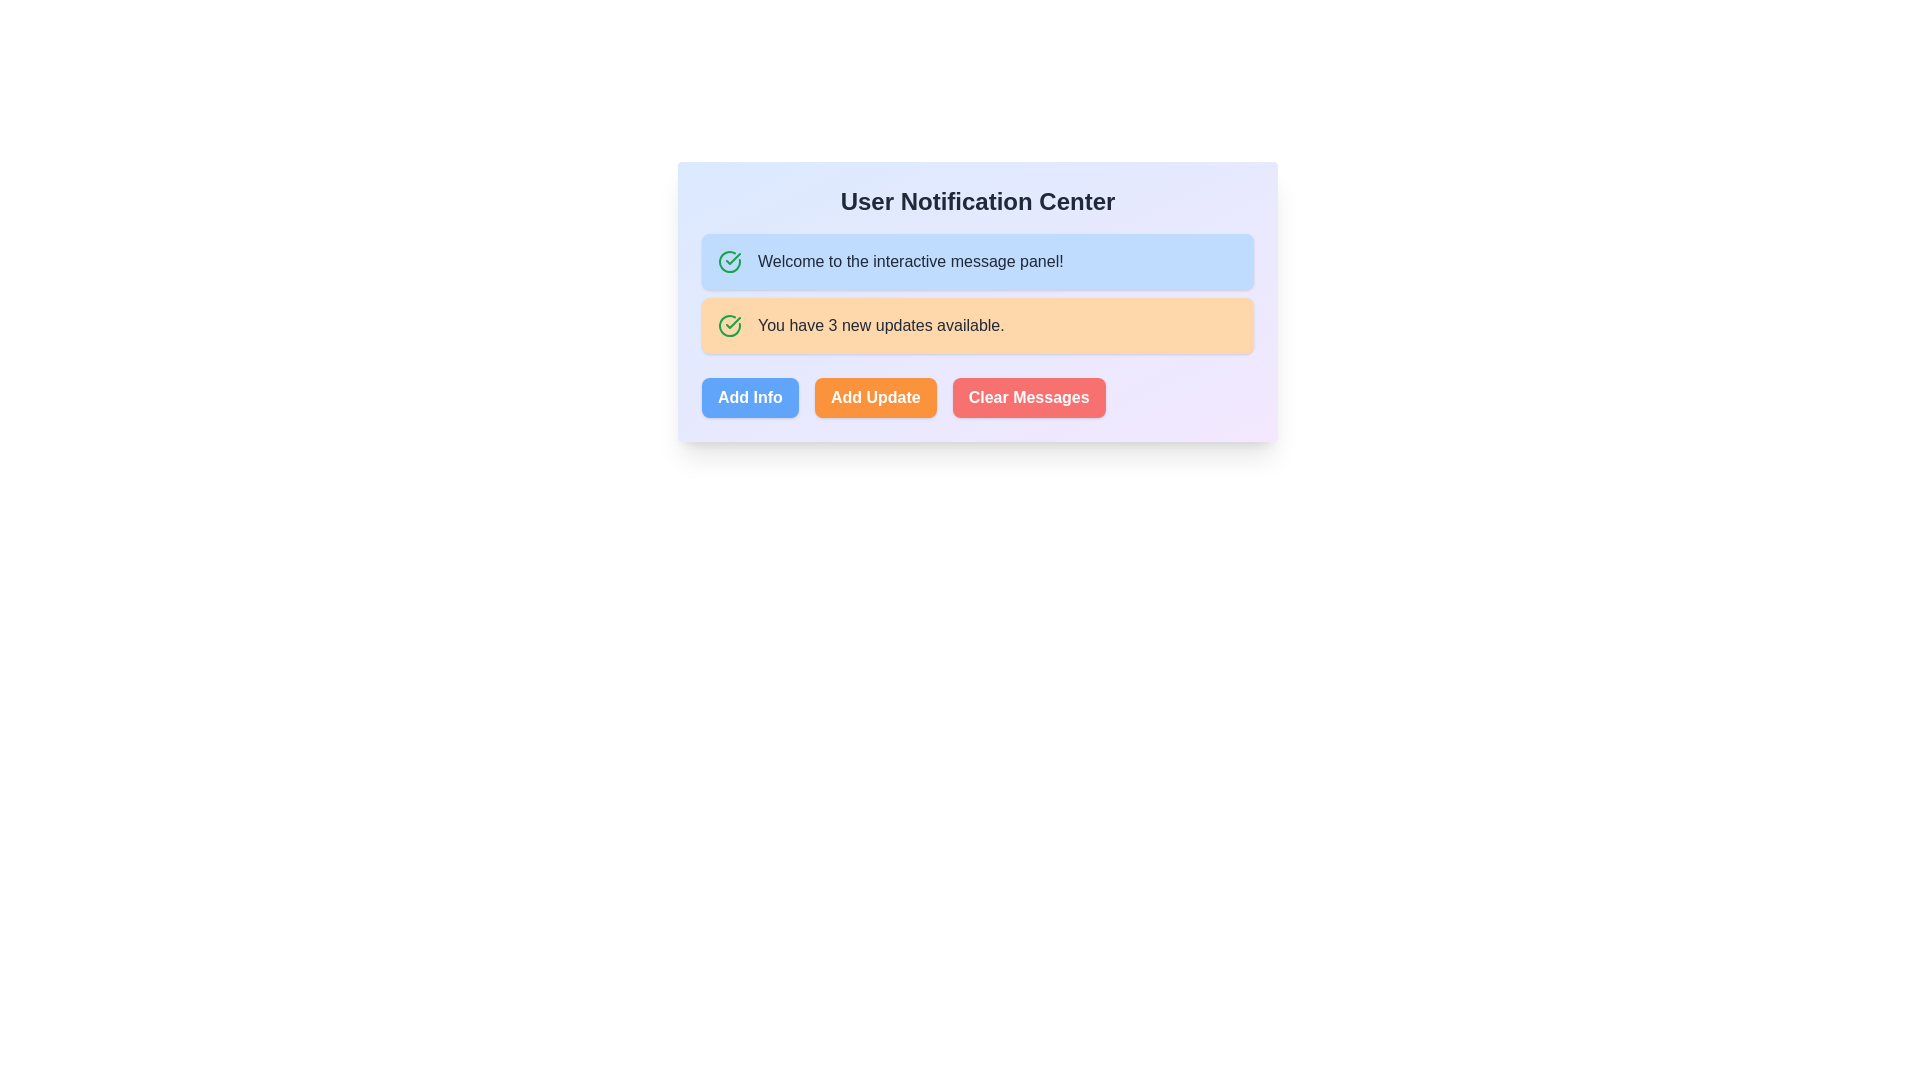 The height and width of the screenshot is (1080, 1920). What do you see at coordinates (728, 325) in the screenshot?
I see `the success indicator icon located in the upper-left section of the notification panel that states 'You have 3 new updates available.'` at bounding box center [728, 325].